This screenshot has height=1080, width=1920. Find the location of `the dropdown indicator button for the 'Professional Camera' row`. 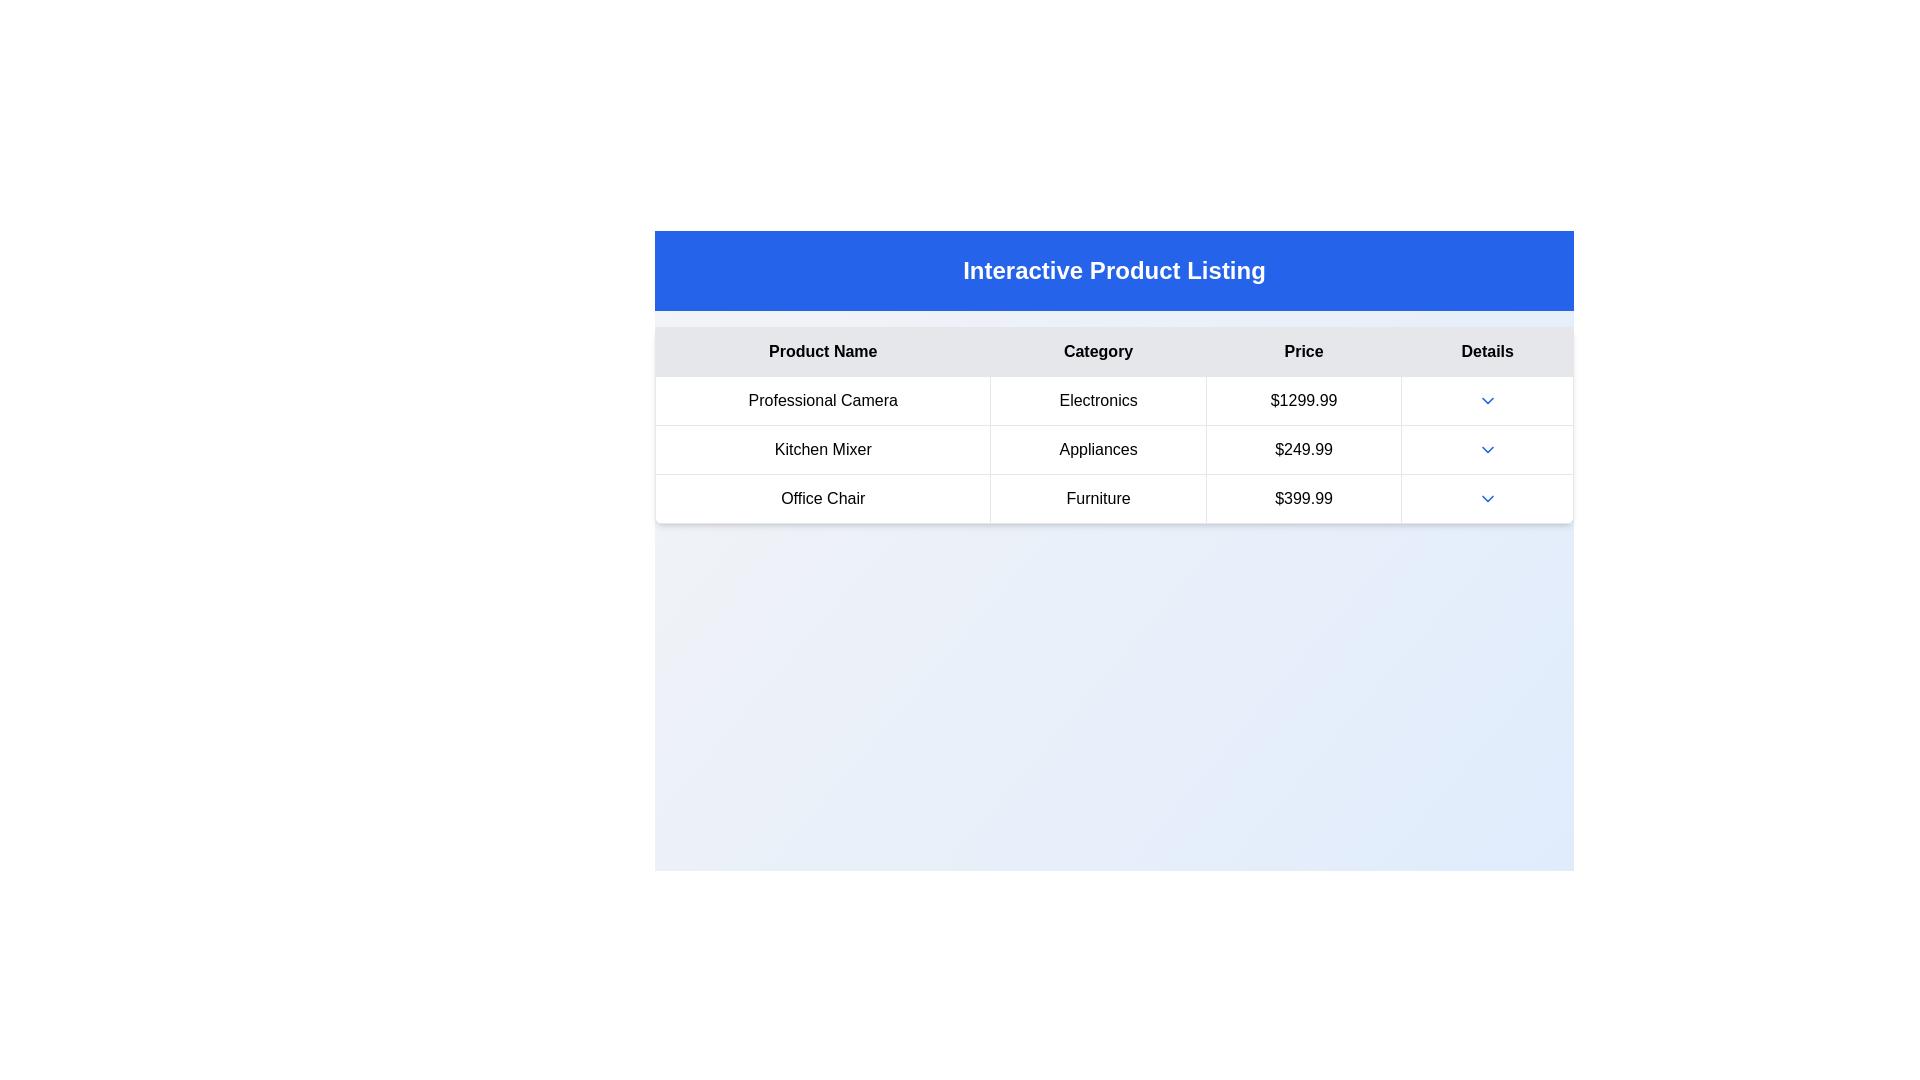

the dropdown indicator button for the 'Professional Camera' row is located at coordinates (1487, 401).